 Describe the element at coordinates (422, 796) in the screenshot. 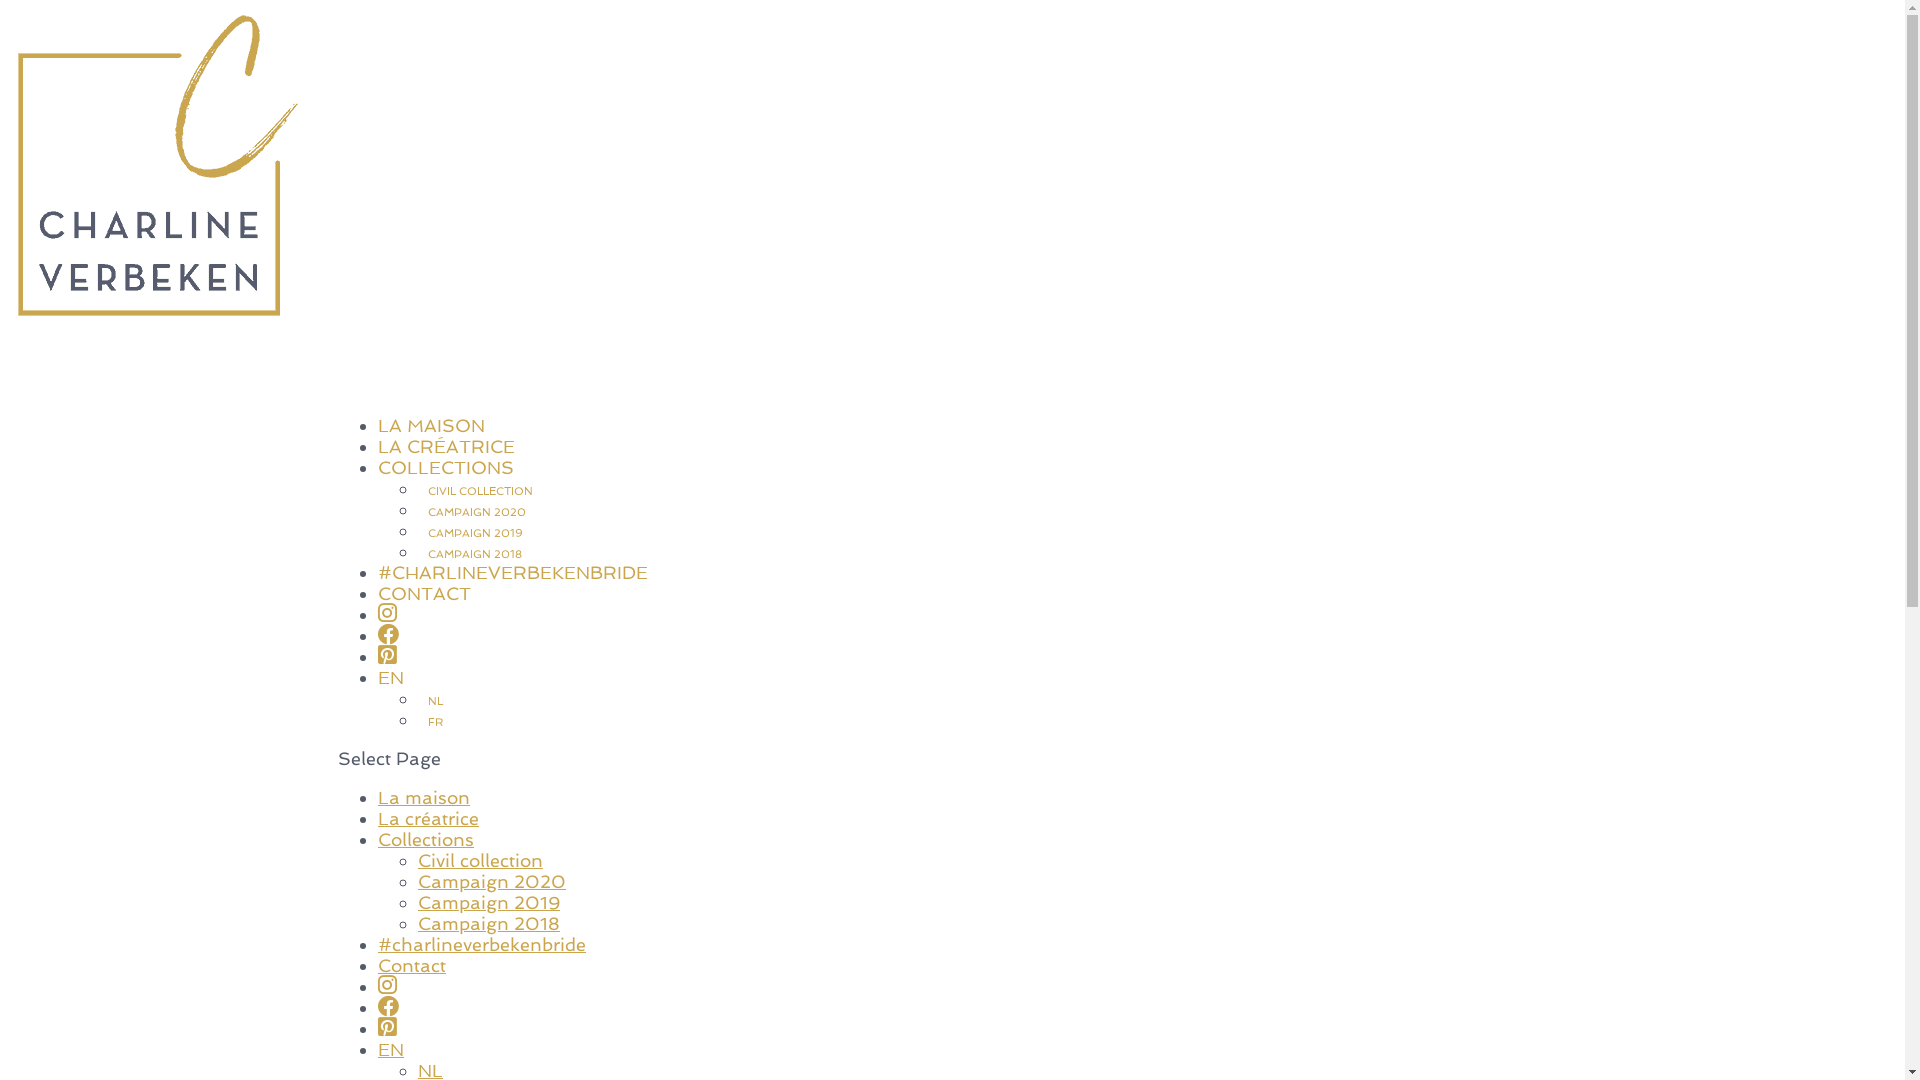

I see `'La maison'` at that location.